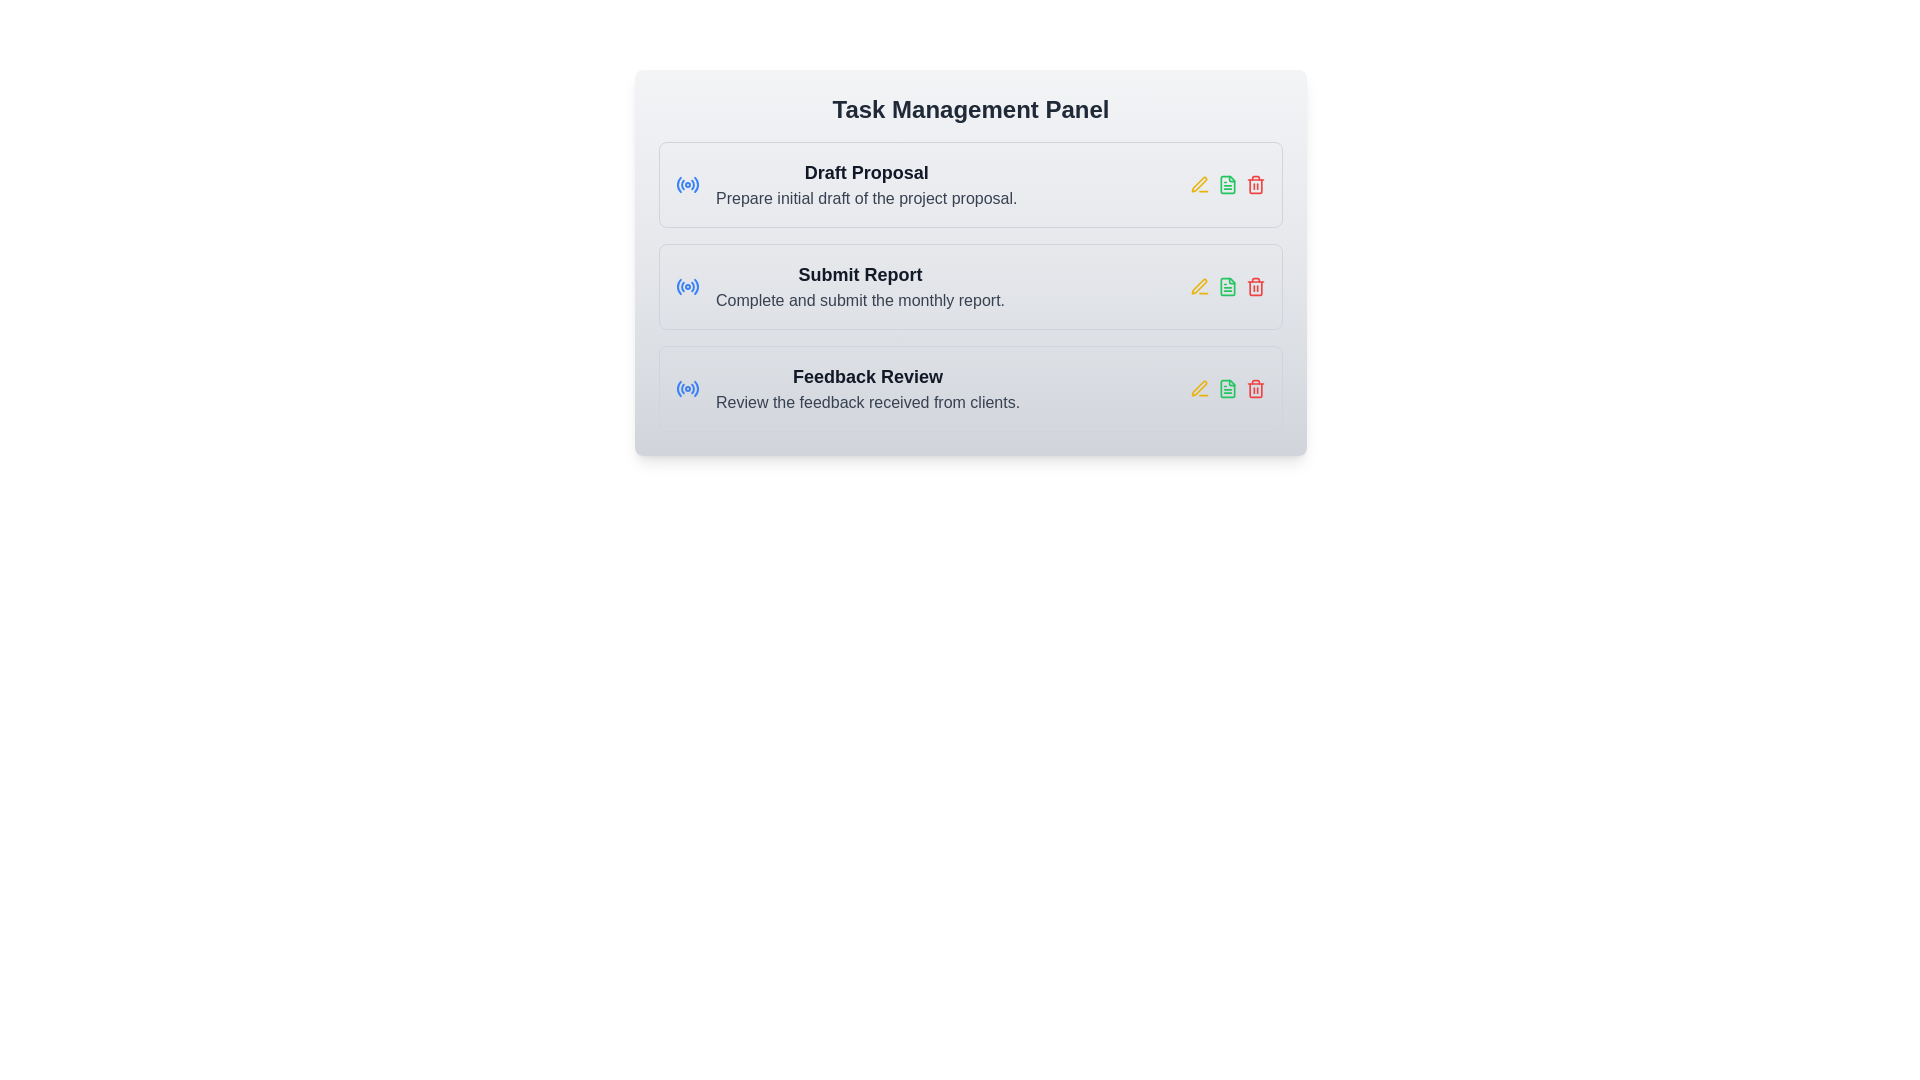 This screenshot has height=1080, width=1920. What do you see at coordinates (1255, 389) in the screenshot?
I see `the red trash bin icon on the rightmost side of the row` at bounding box center [1255, 389].